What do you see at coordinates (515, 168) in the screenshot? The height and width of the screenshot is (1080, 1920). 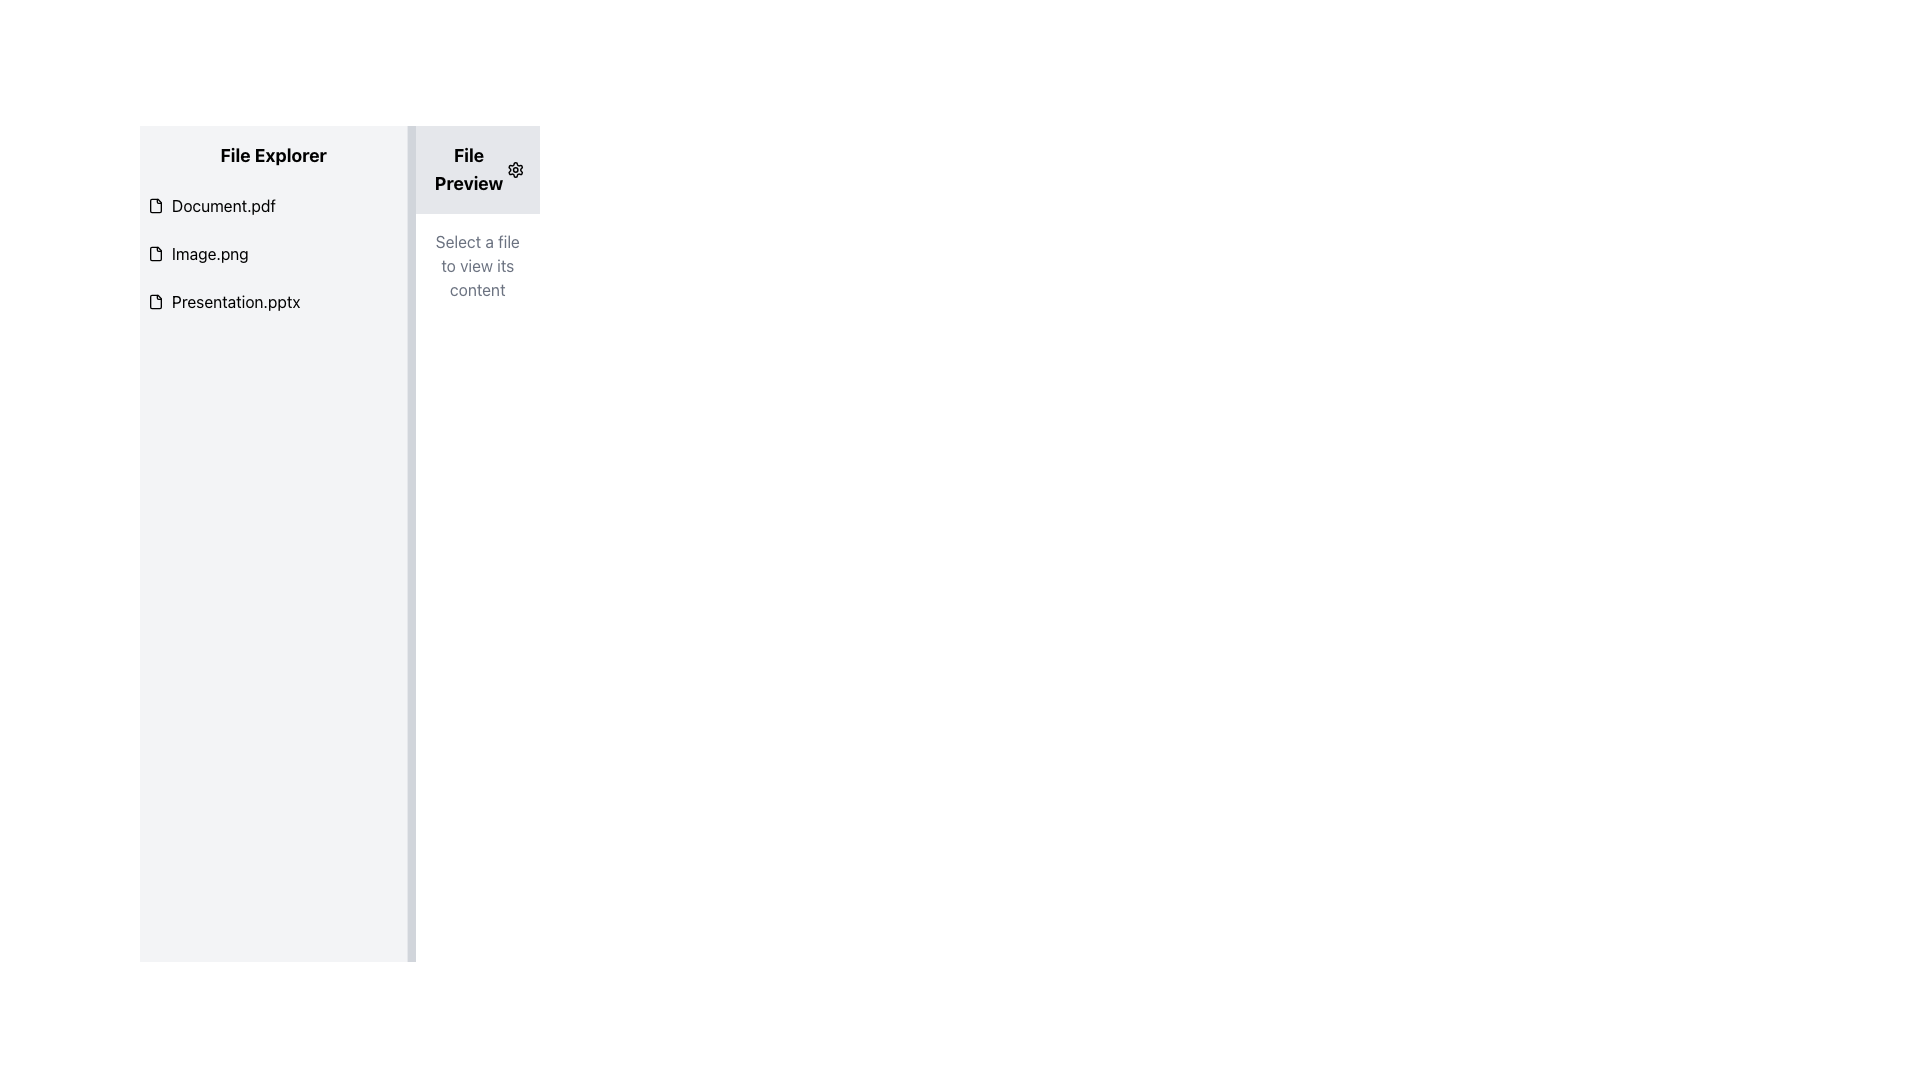 I see `the settings icon located in the top-right corner of the 'File Preview' section` at bounding box center [515, 168].